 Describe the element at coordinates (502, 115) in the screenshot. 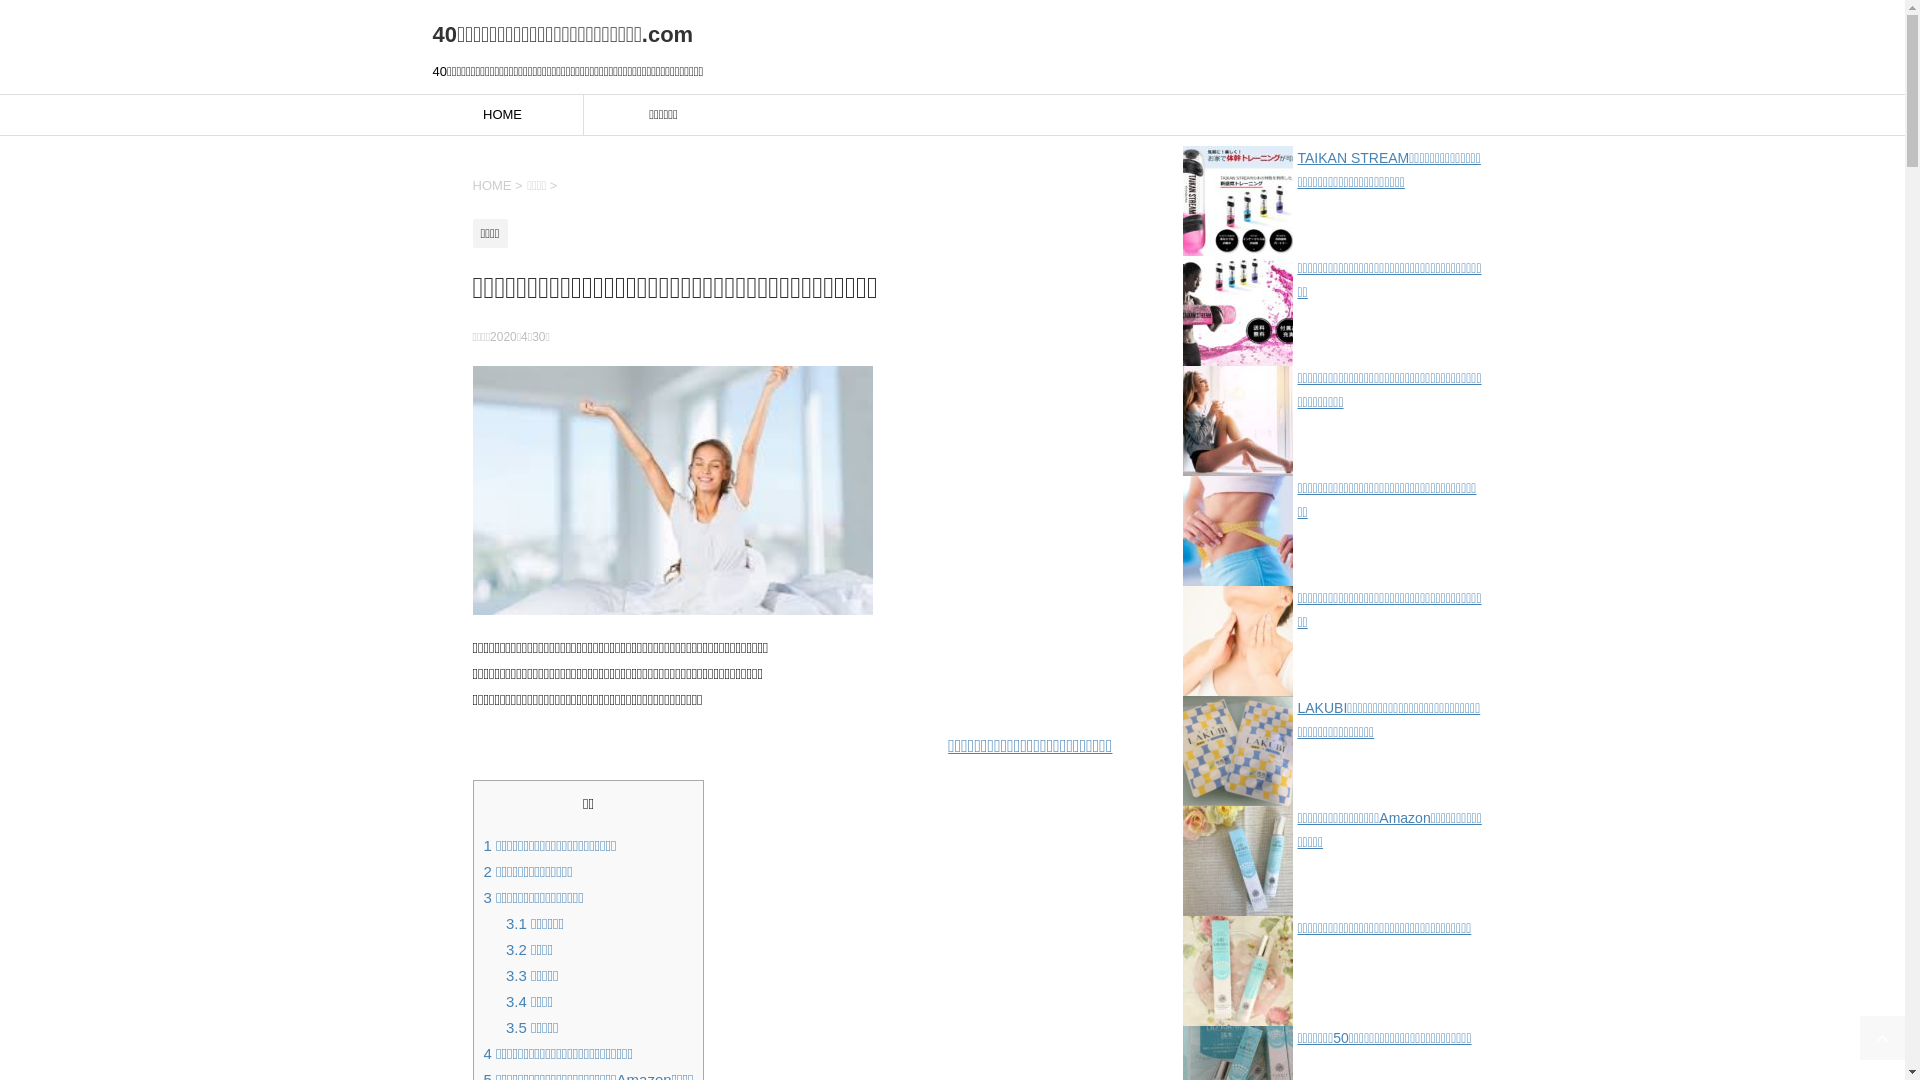

I see `'HOME'` at that location.